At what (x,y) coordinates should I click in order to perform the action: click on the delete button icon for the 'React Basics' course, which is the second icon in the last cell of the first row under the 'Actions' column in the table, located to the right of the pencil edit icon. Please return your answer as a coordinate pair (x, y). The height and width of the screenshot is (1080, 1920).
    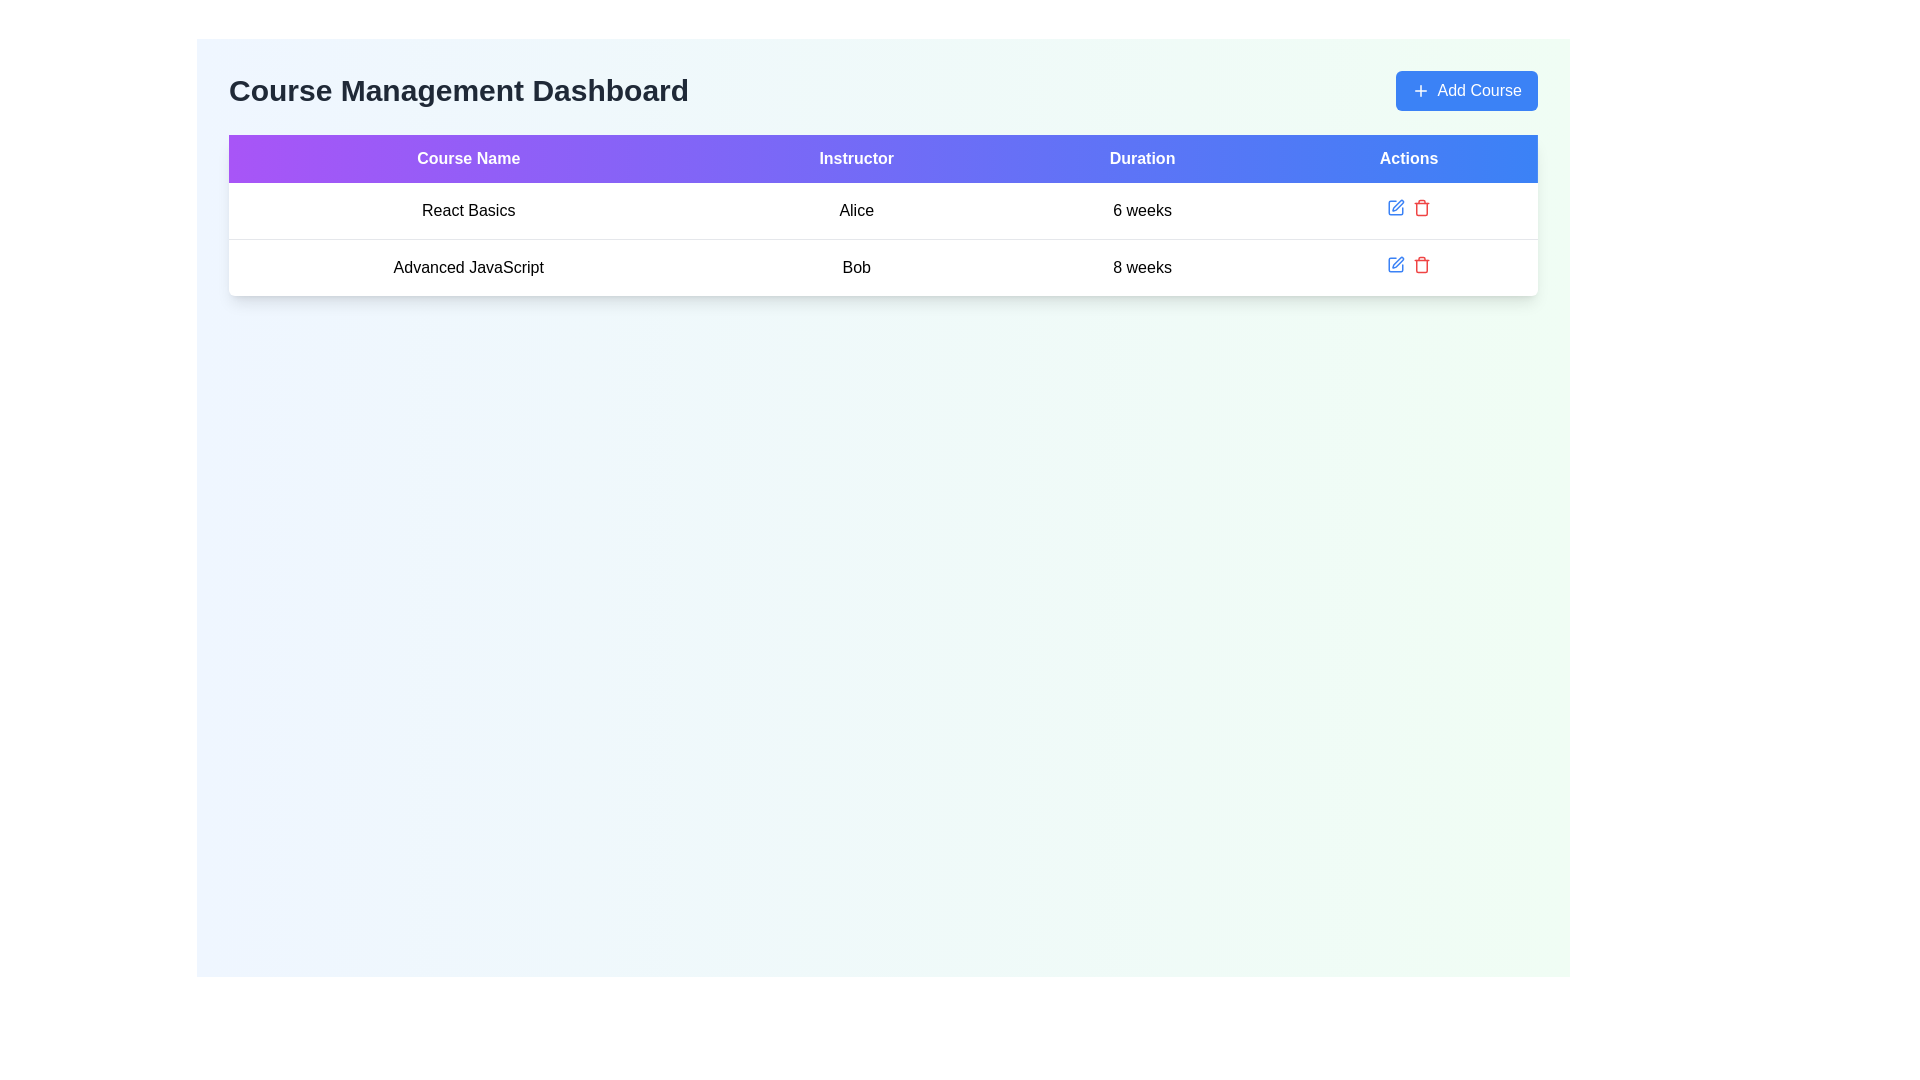
    Looking at the image, I should click on (1420, 208).